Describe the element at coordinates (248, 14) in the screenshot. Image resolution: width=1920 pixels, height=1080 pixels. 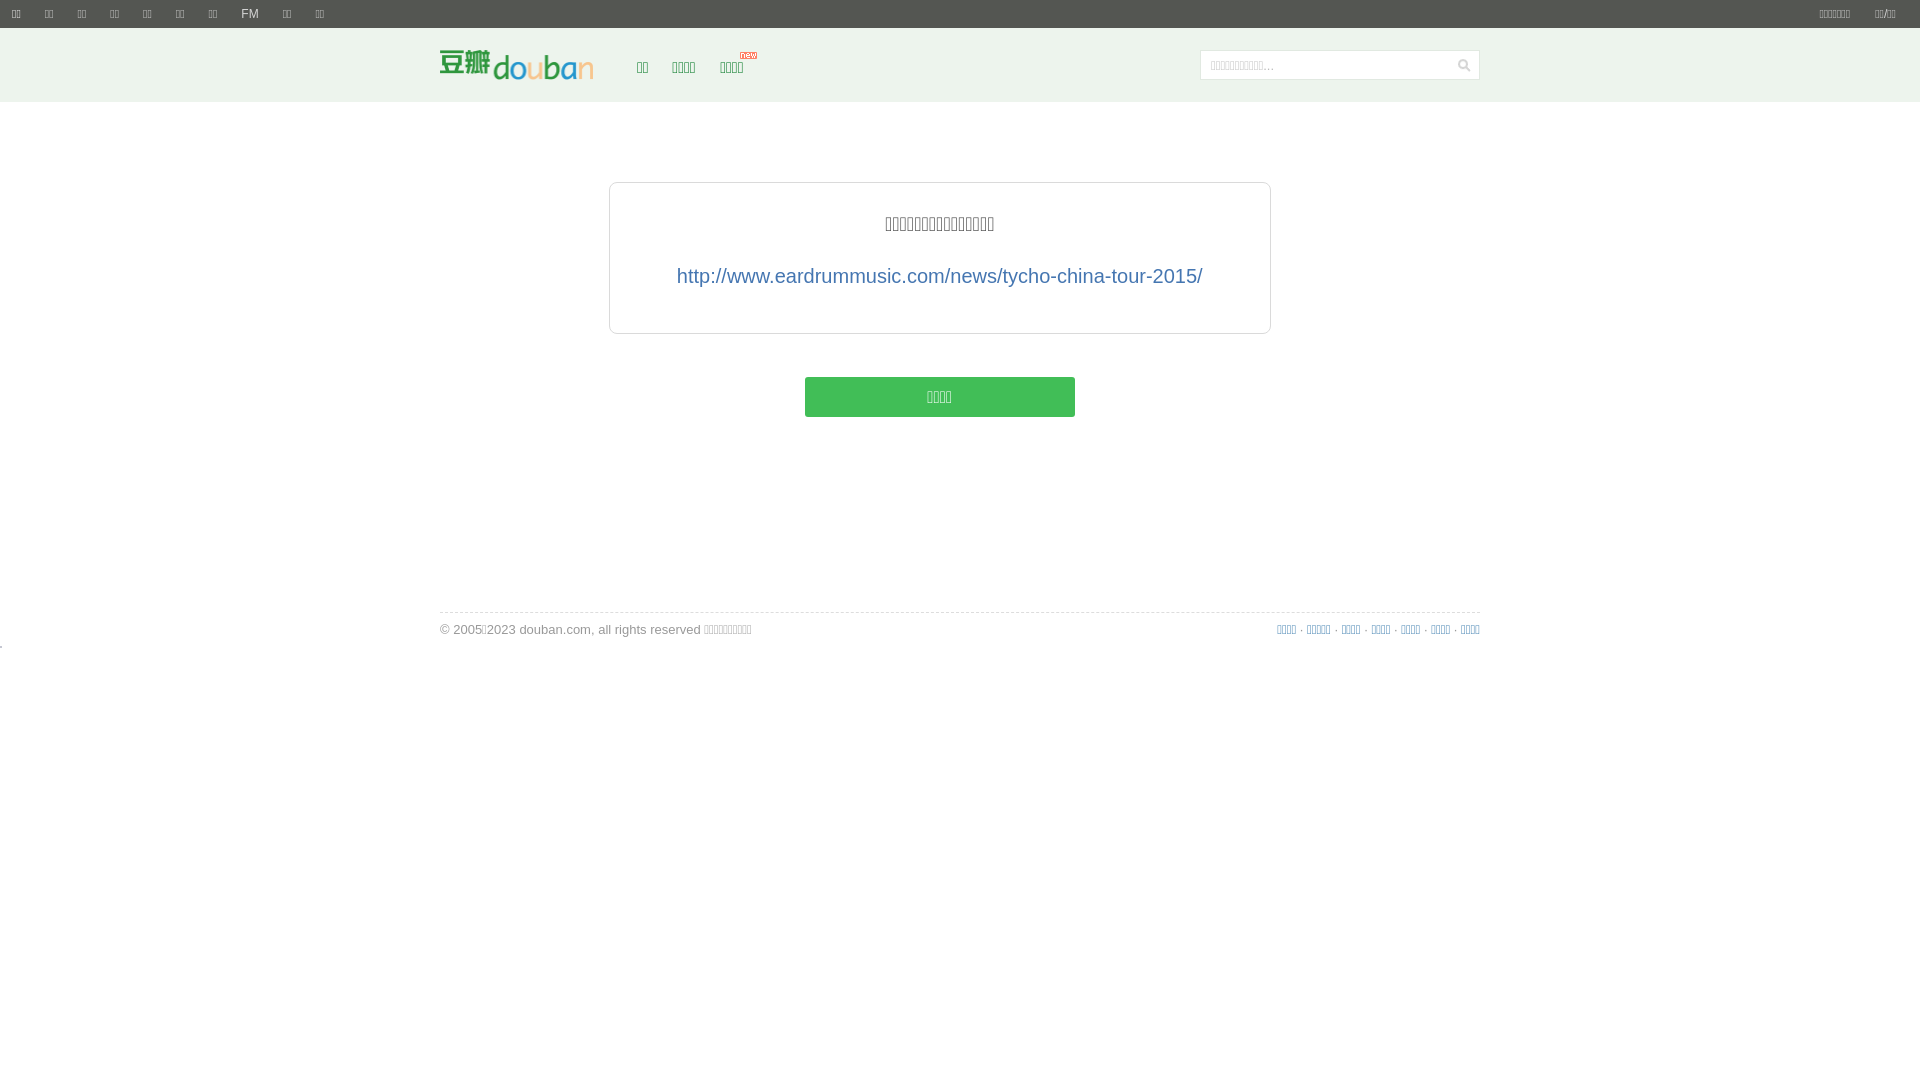
I see `'FM'` at that location.